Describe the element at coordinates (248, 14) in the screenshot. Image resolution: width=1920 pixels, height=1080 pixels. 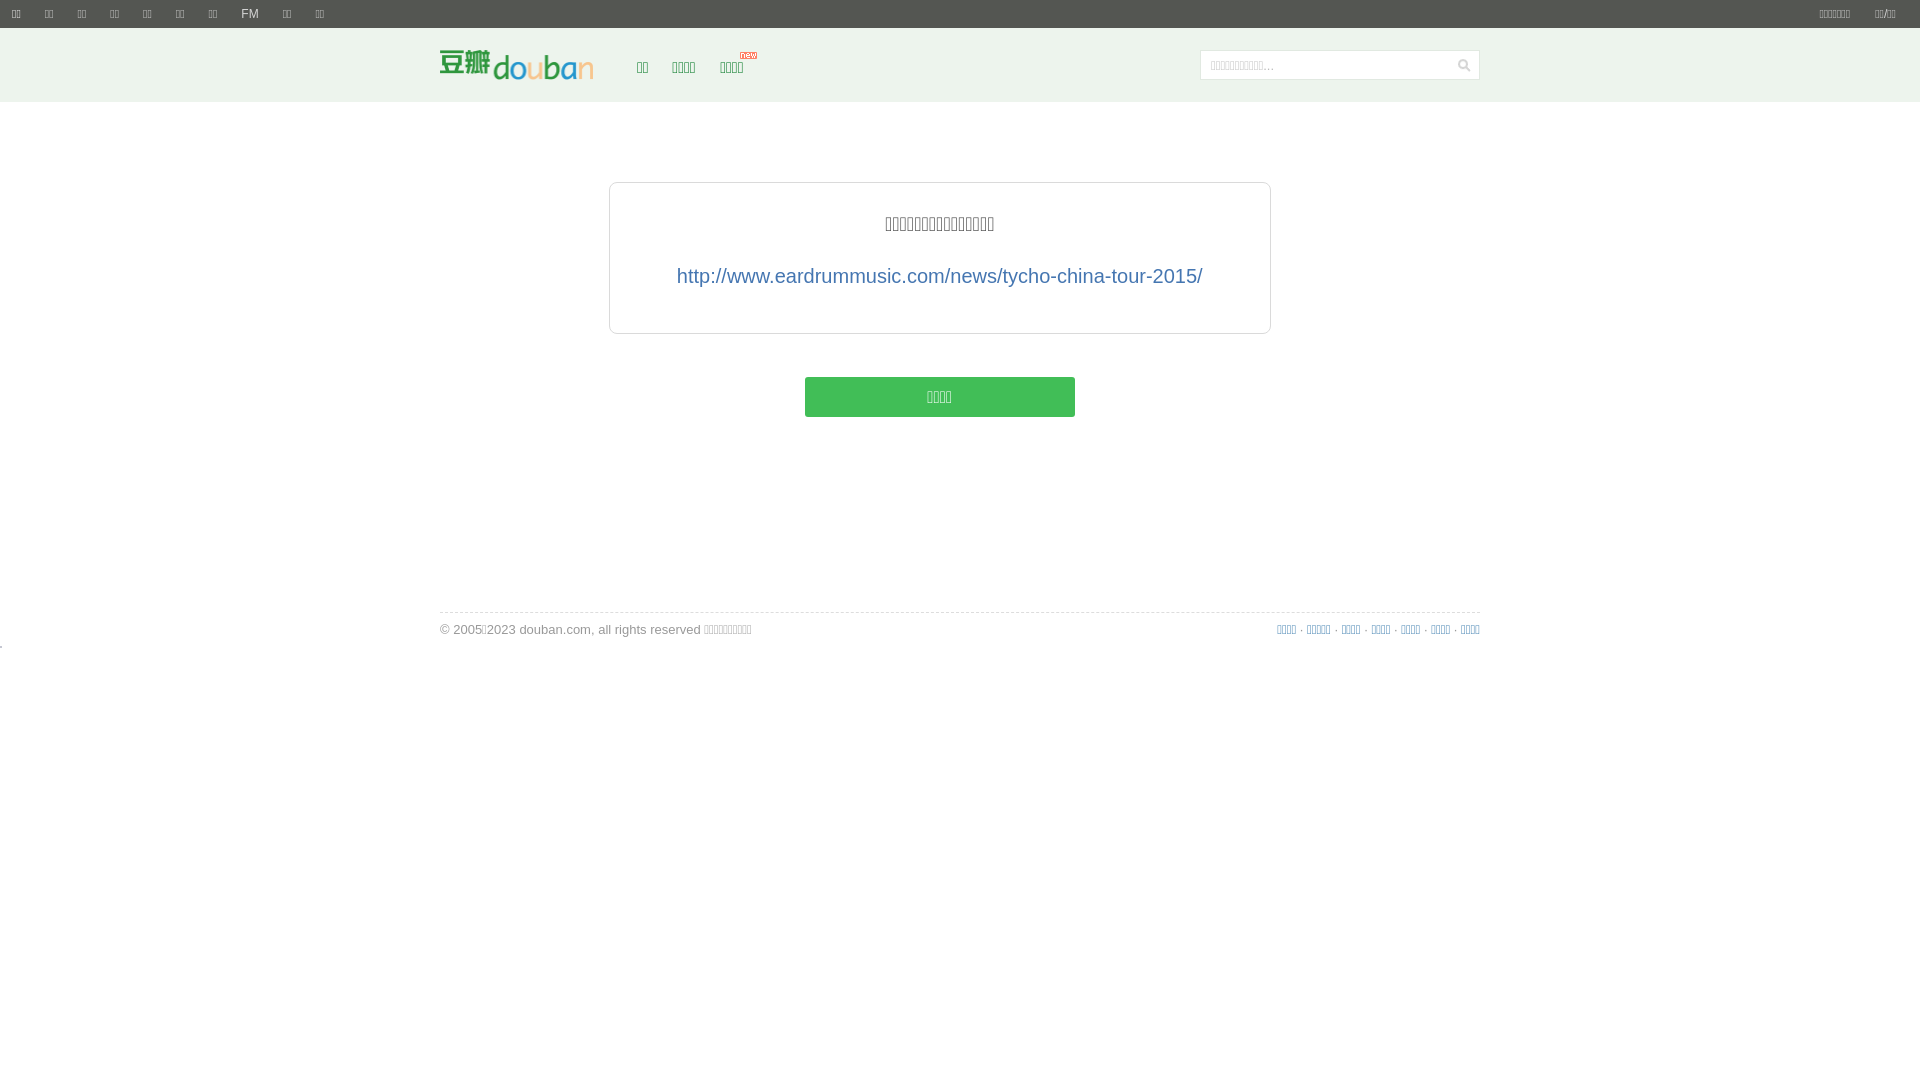
I see `'FM'` at that location.